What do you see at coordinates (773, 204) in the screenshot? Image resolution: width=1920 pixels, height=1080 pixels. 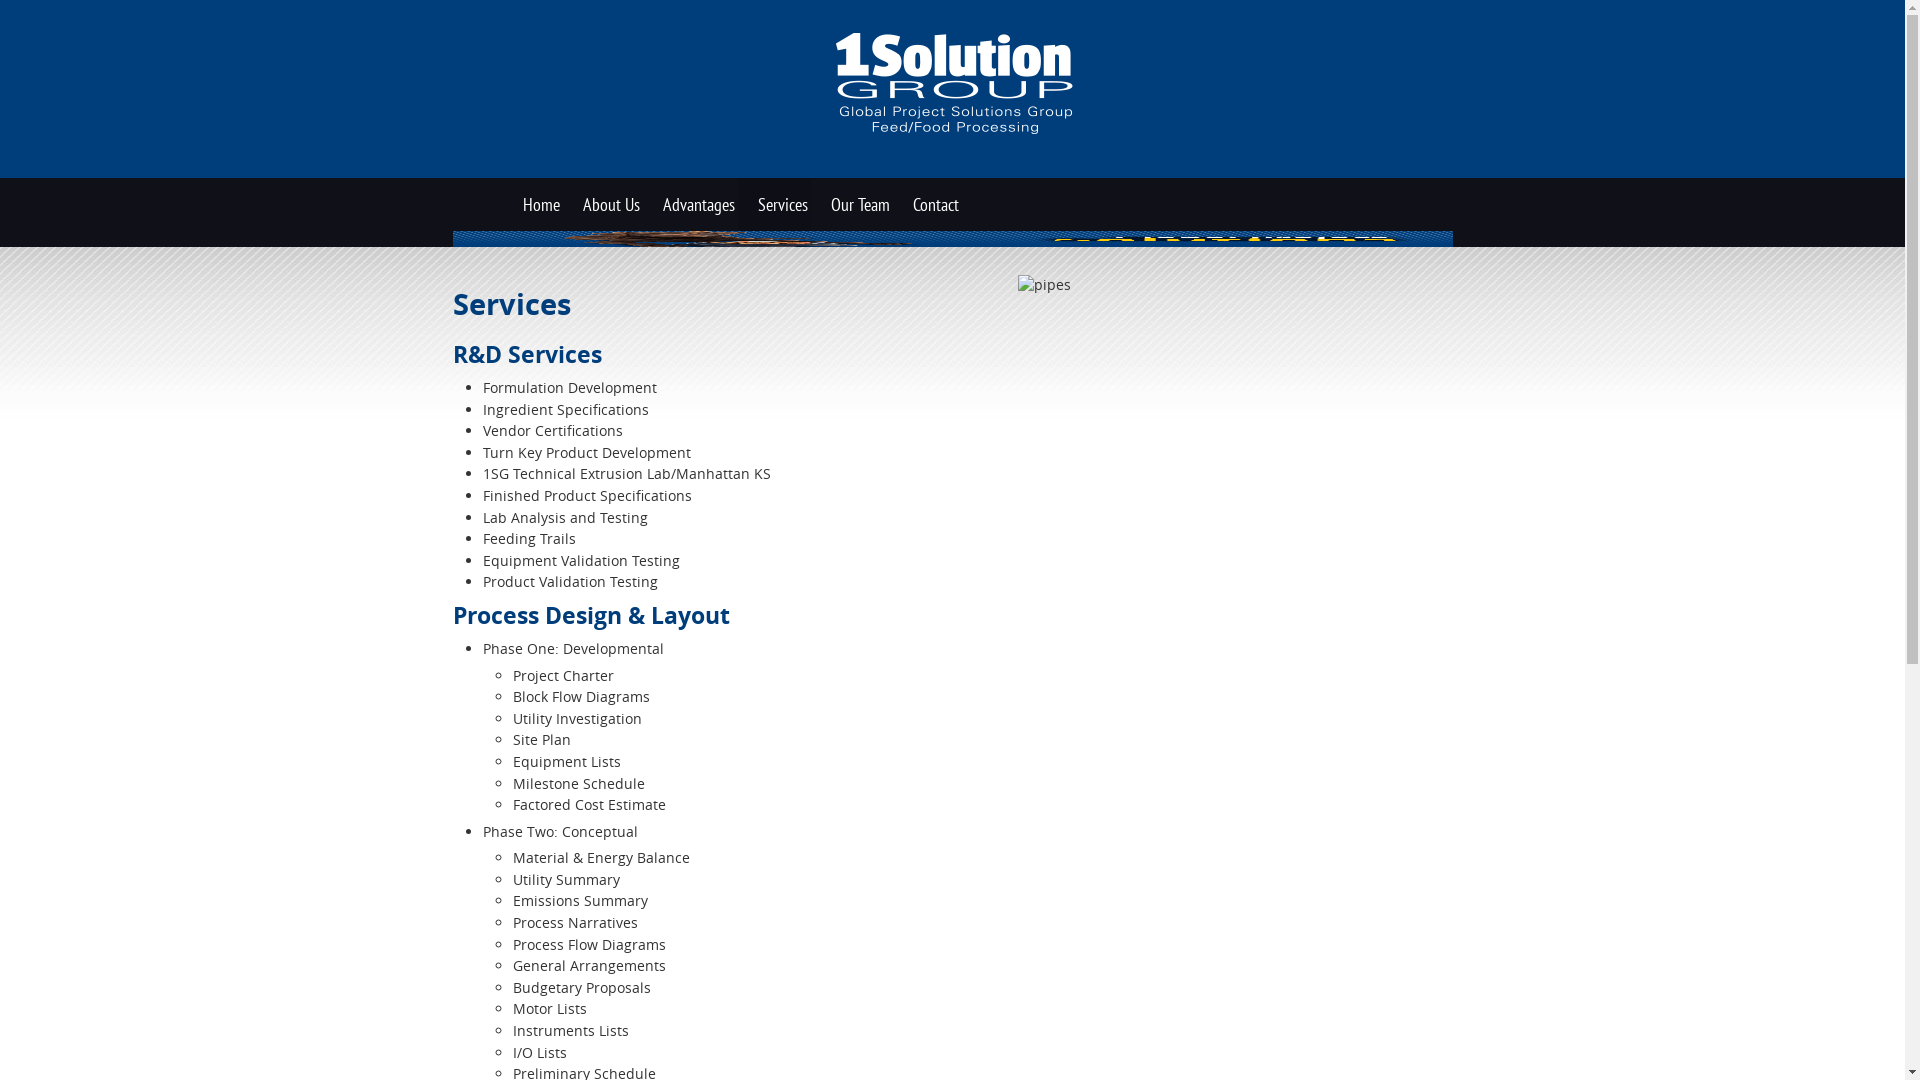 I see `'Services'` at bounding box center [773, 204].